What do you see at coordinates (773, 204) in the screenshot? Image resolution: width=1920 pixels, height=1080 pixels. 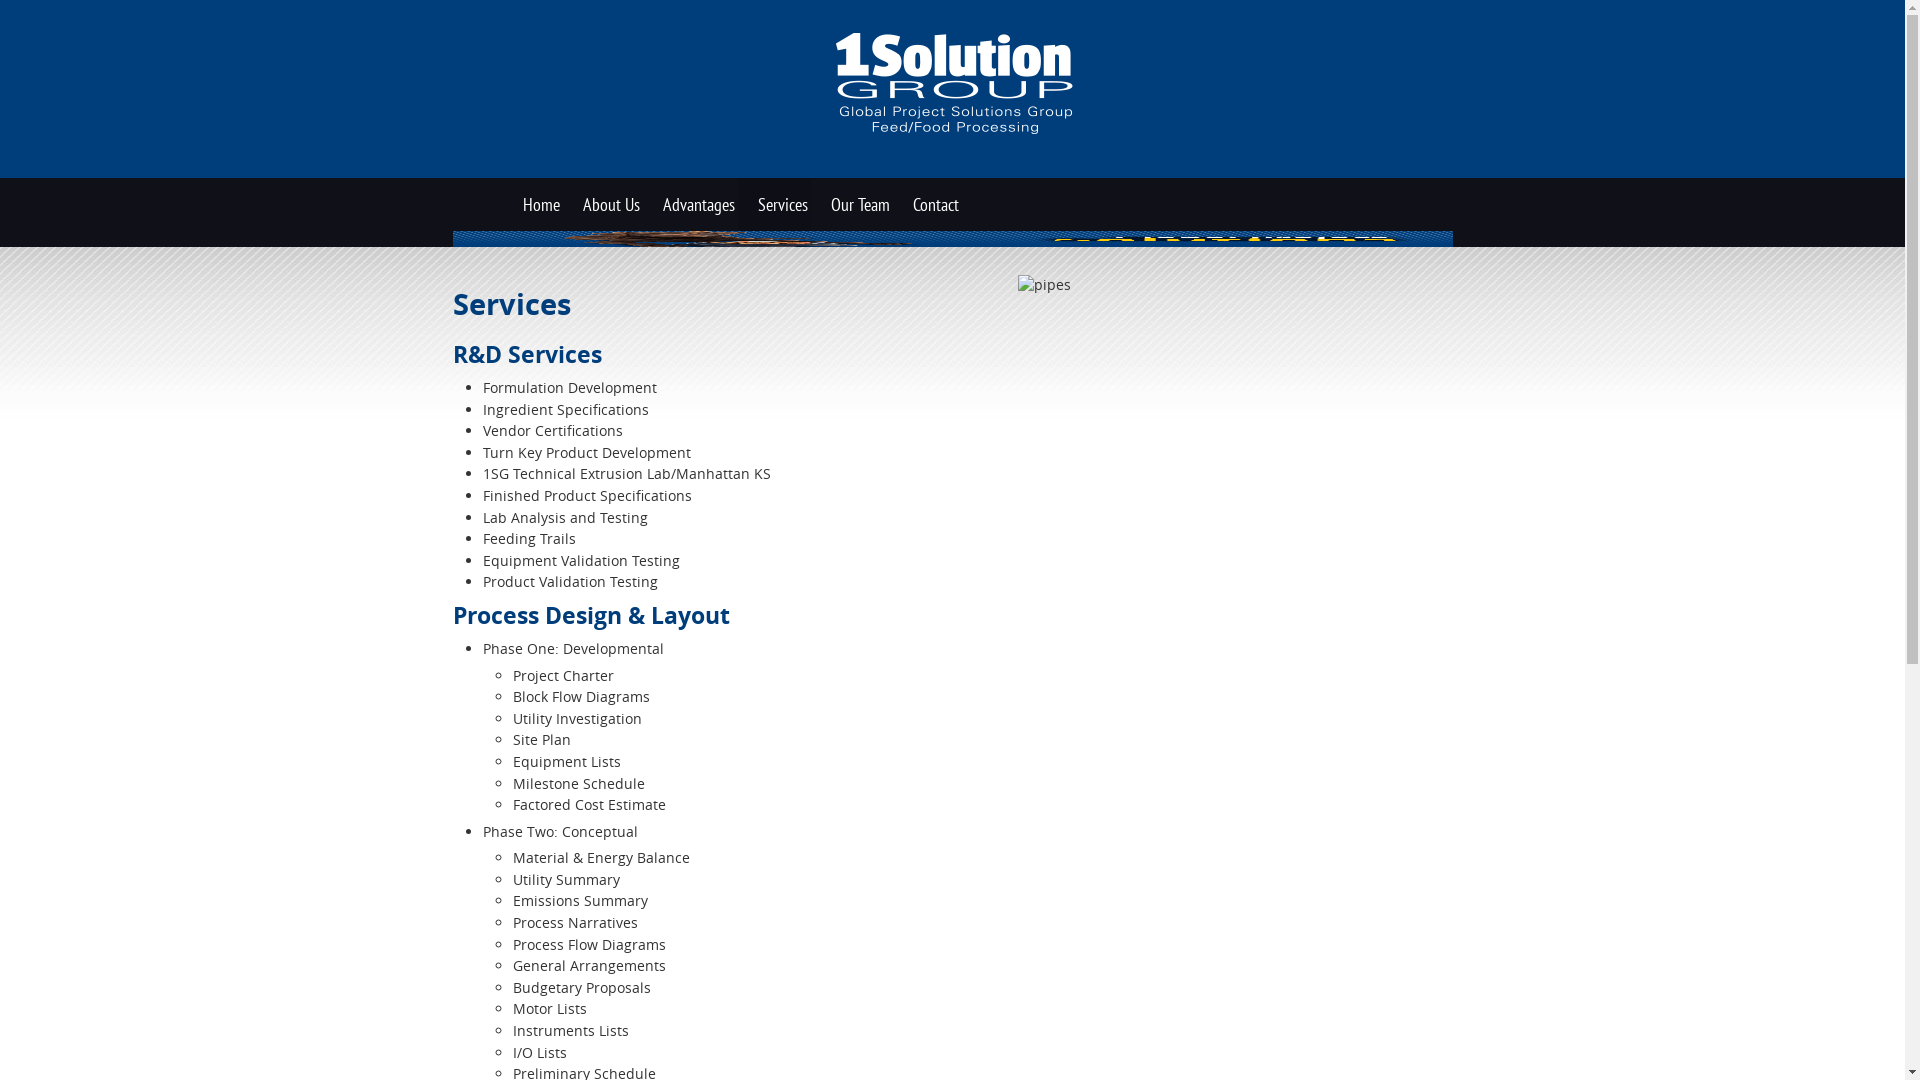 I see `'Services'` at bounding box center [773, 204].